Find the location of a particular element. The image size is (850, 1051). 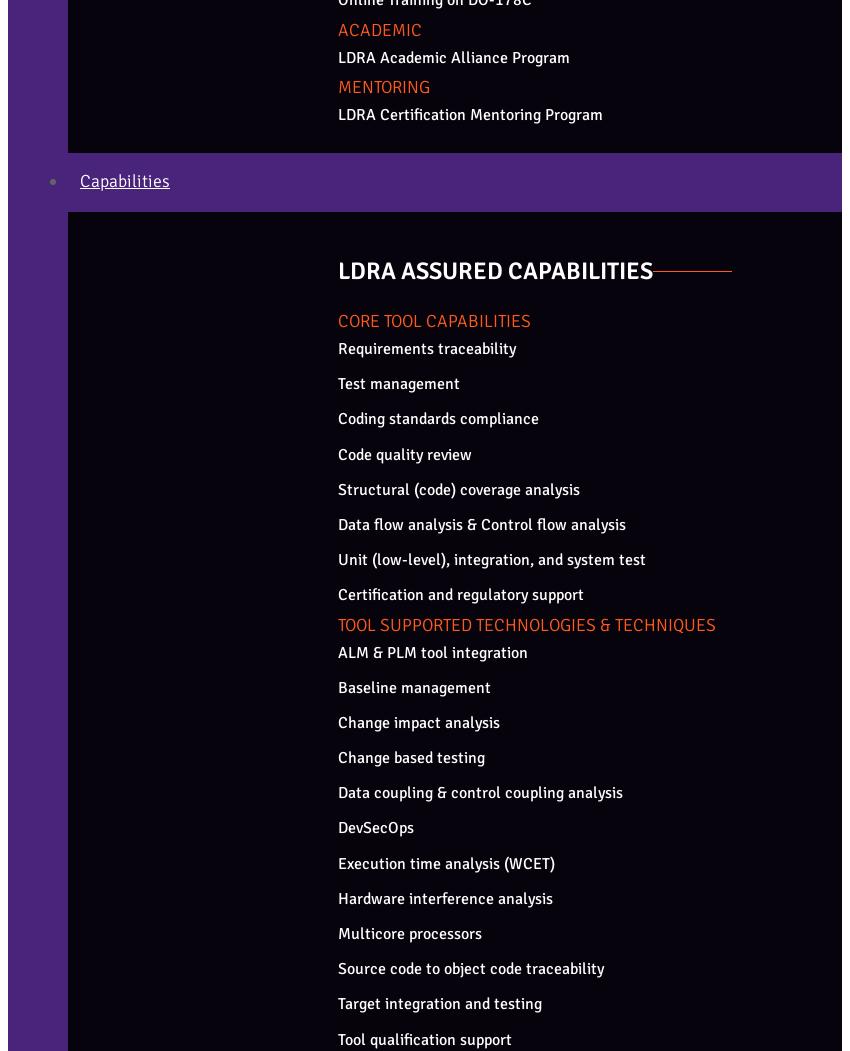

'USA:' is located at coordinates (6, 713).